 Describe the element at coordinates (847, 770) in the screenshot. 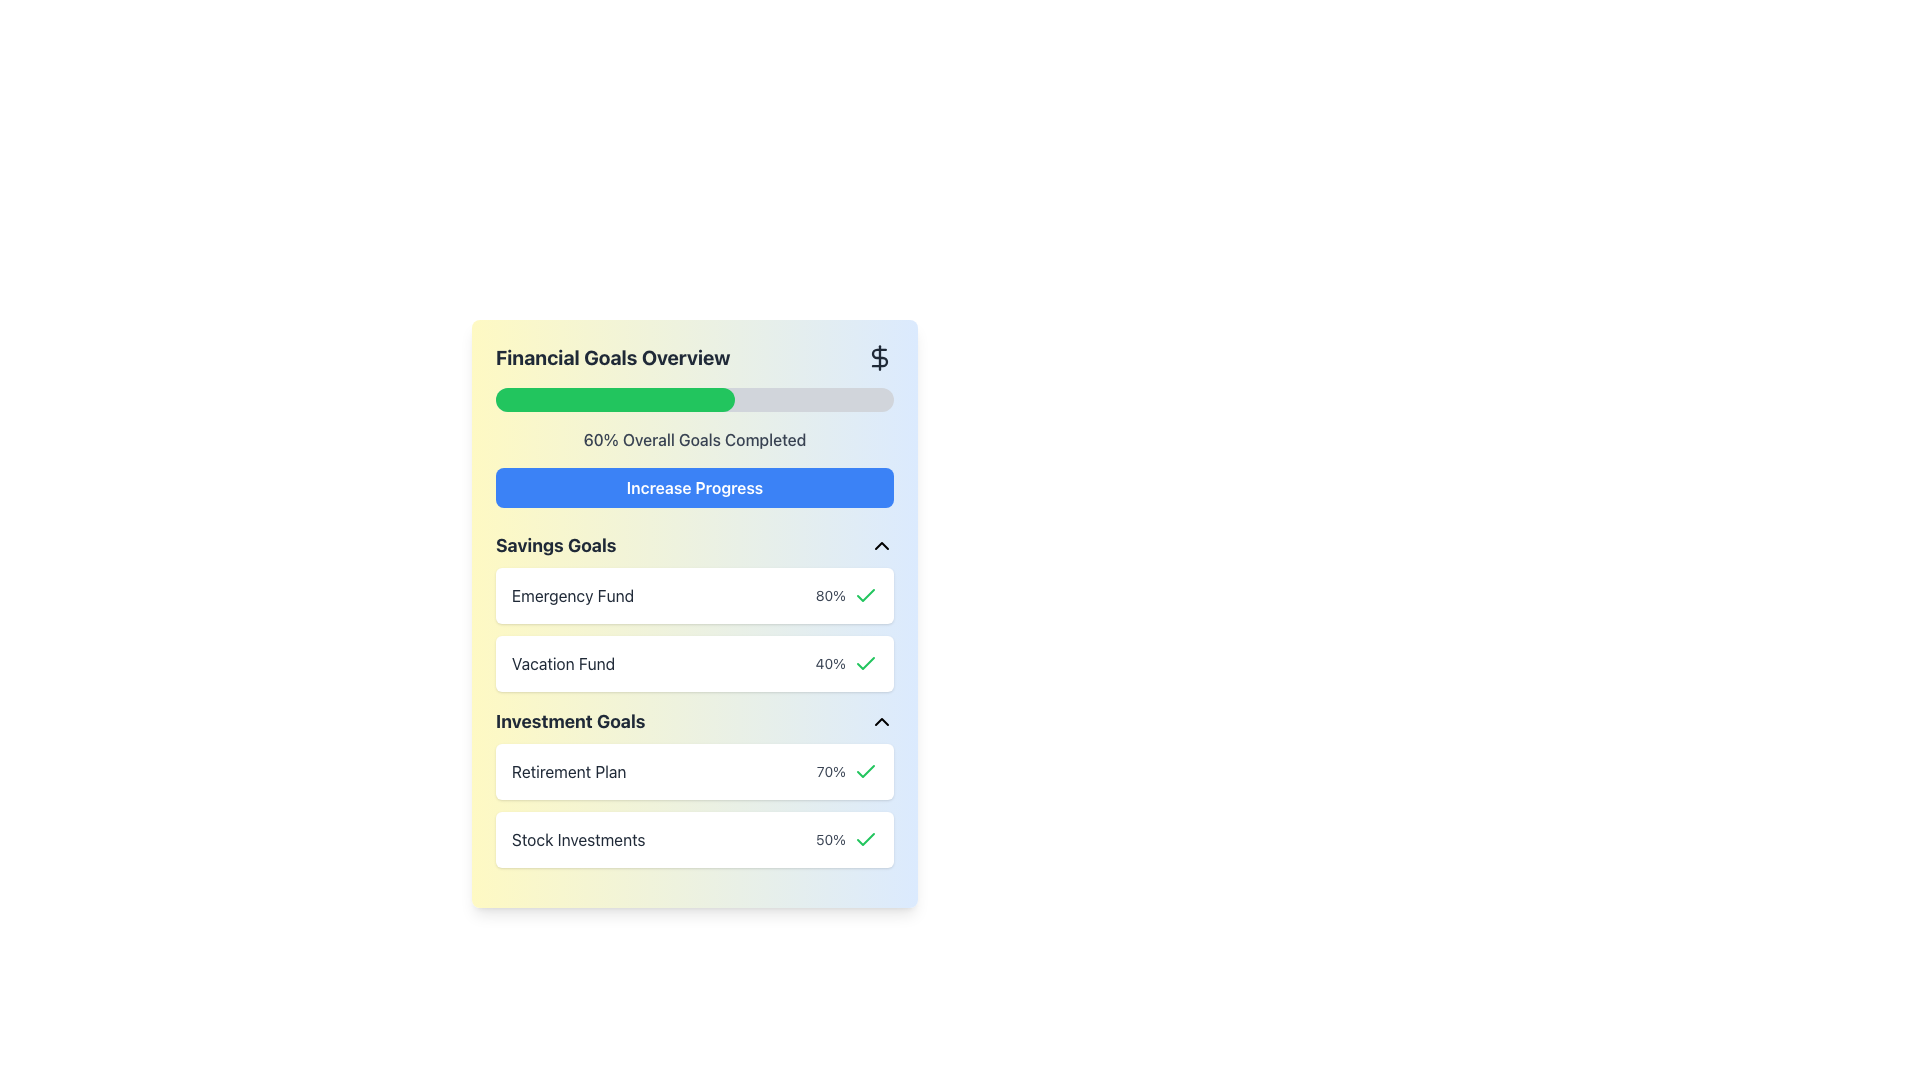

I see `the information displayed by the Indicator showing a 70% completion rate for the Retirement Plan goal, located beside the 'Retirement Plan' label in the 'Investment Goals' section` at that location.